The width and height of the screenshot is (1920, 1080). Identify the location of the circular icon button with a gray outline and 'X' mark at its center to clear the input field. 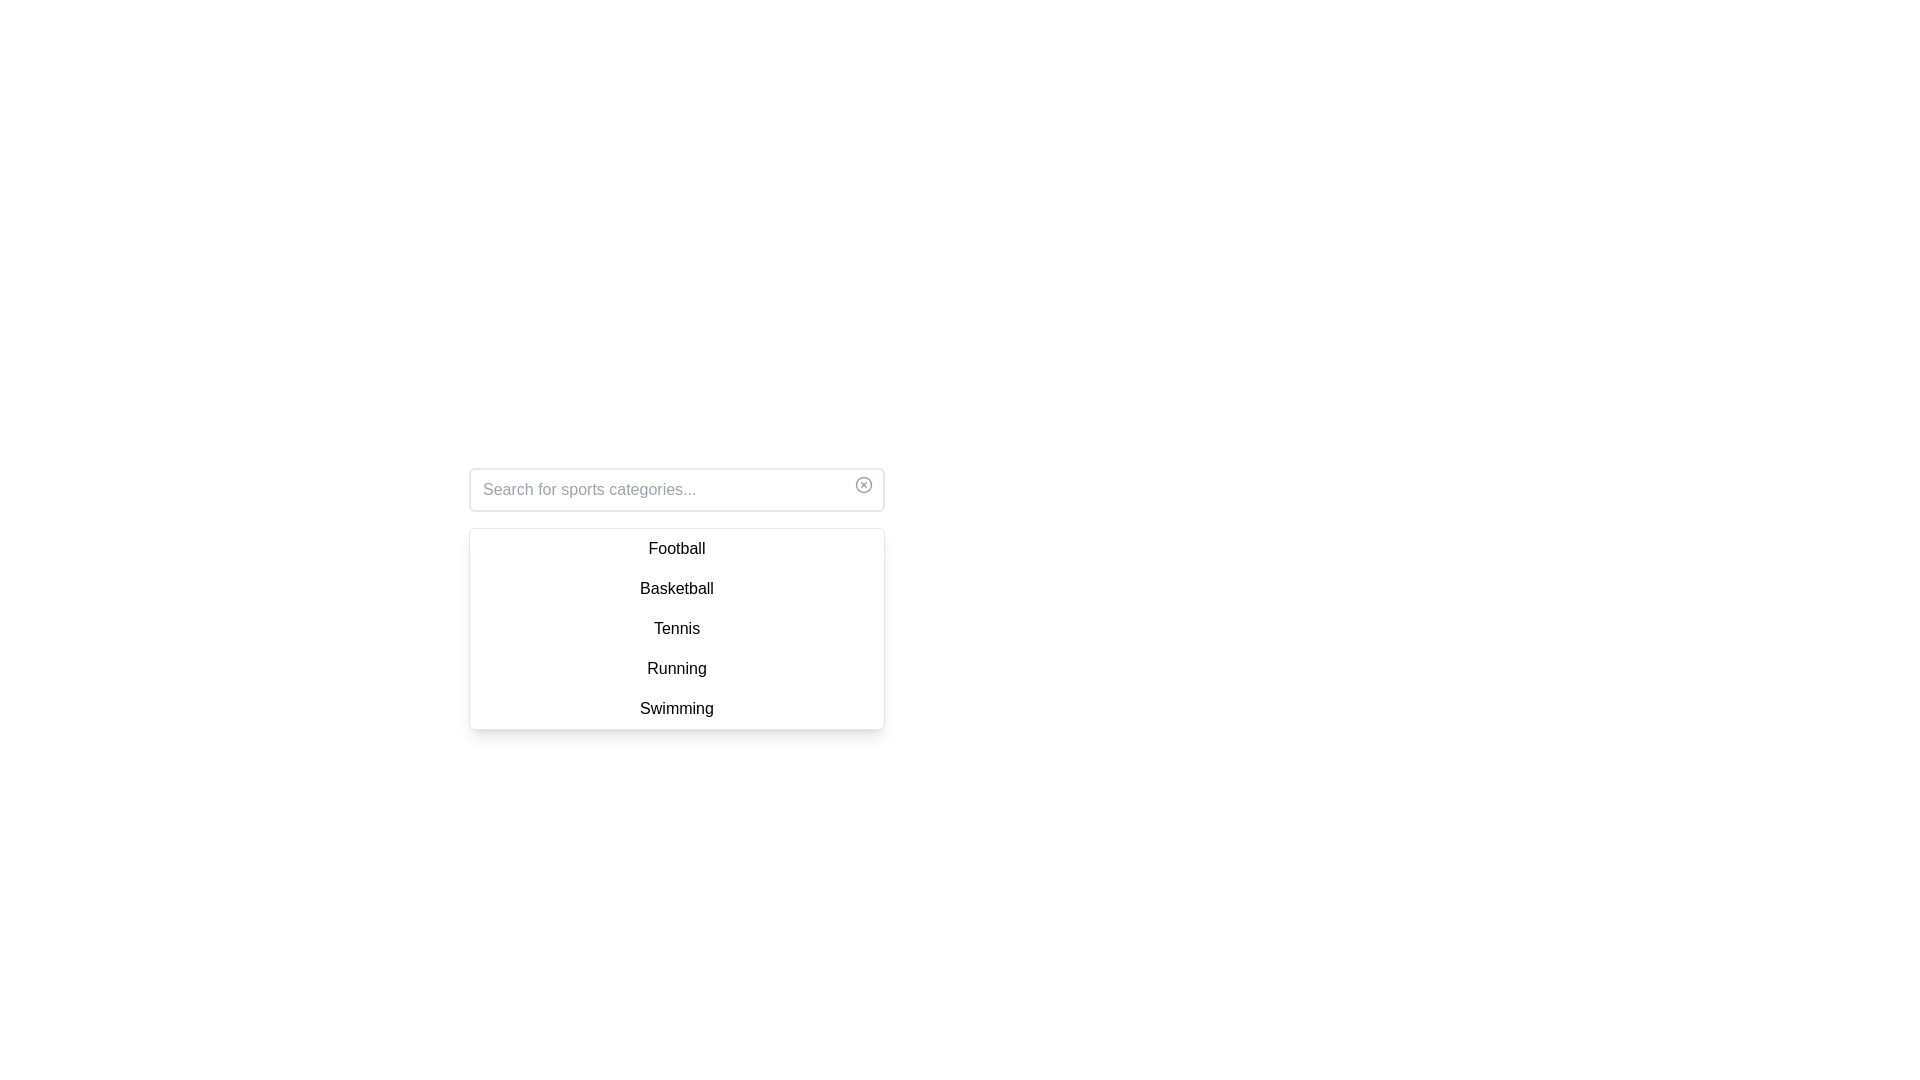
(864, 485).